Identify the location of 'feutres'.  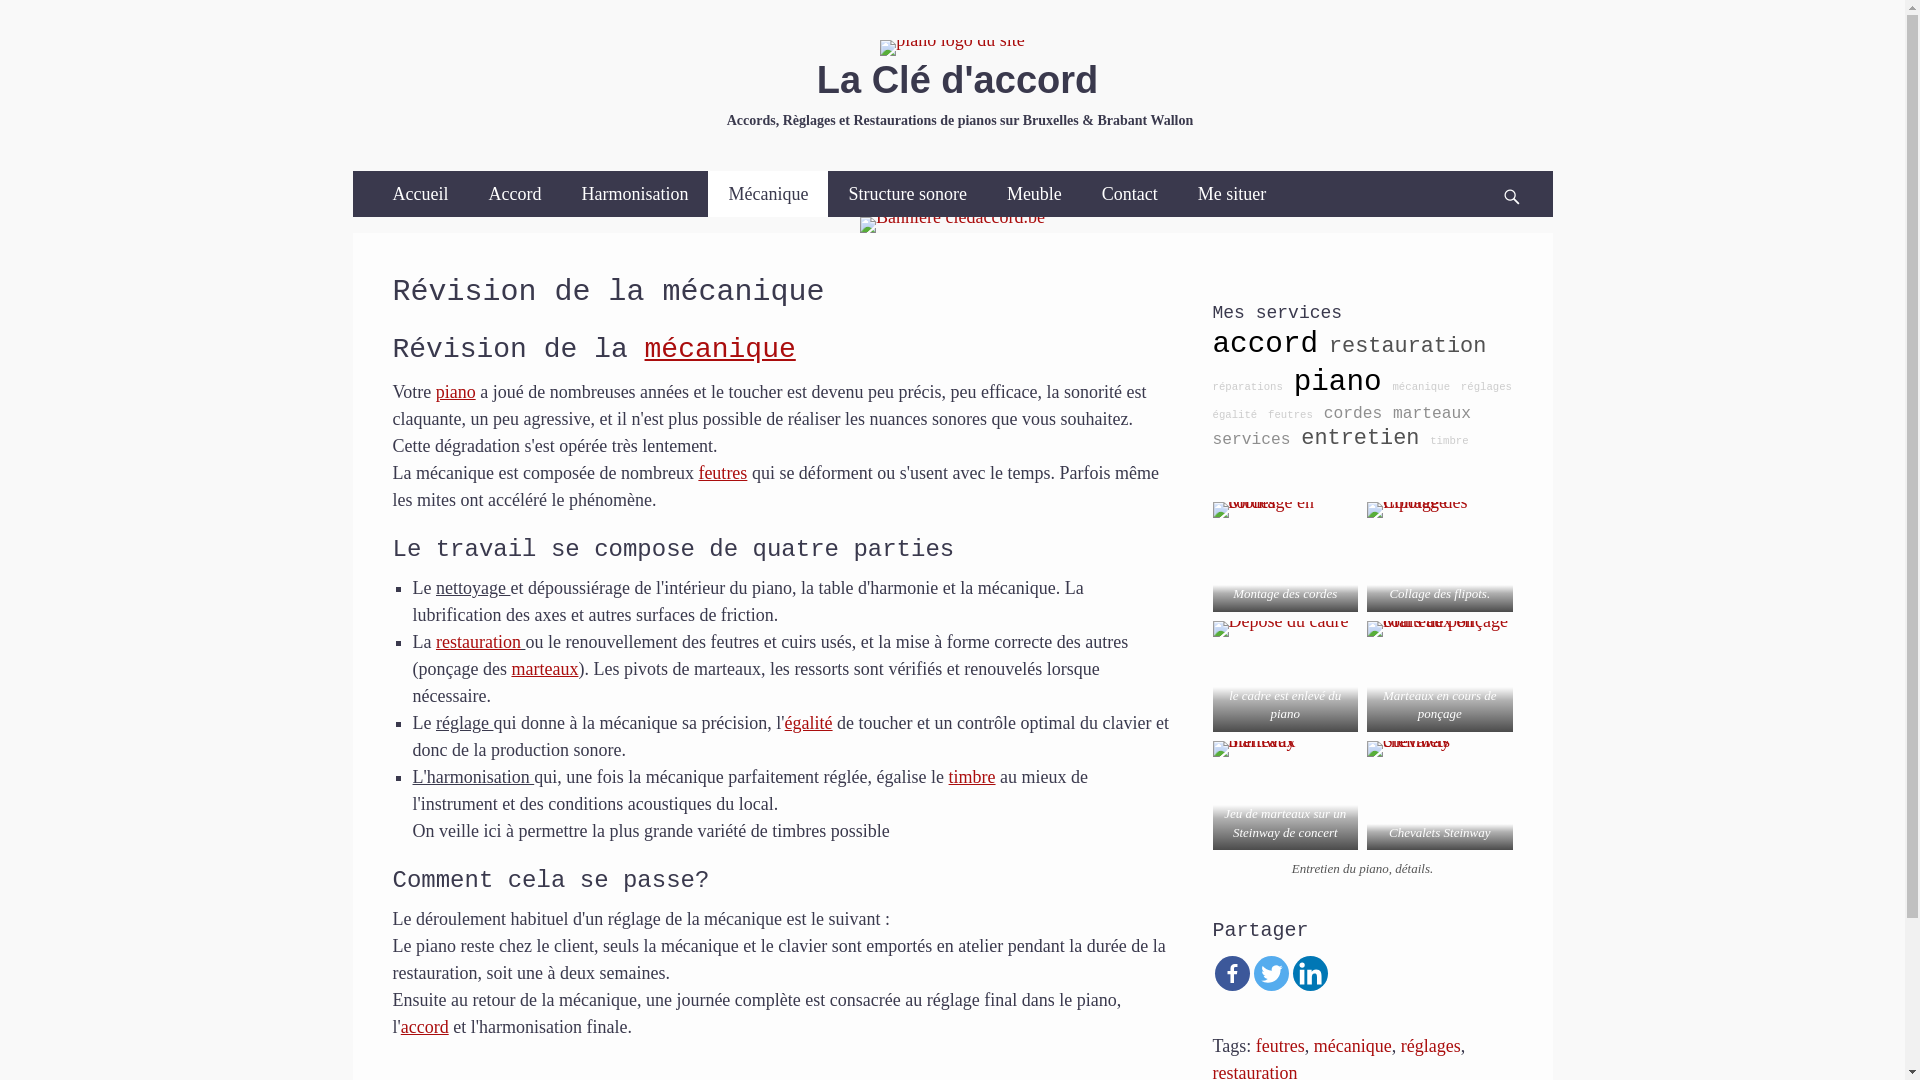
(697, 473).